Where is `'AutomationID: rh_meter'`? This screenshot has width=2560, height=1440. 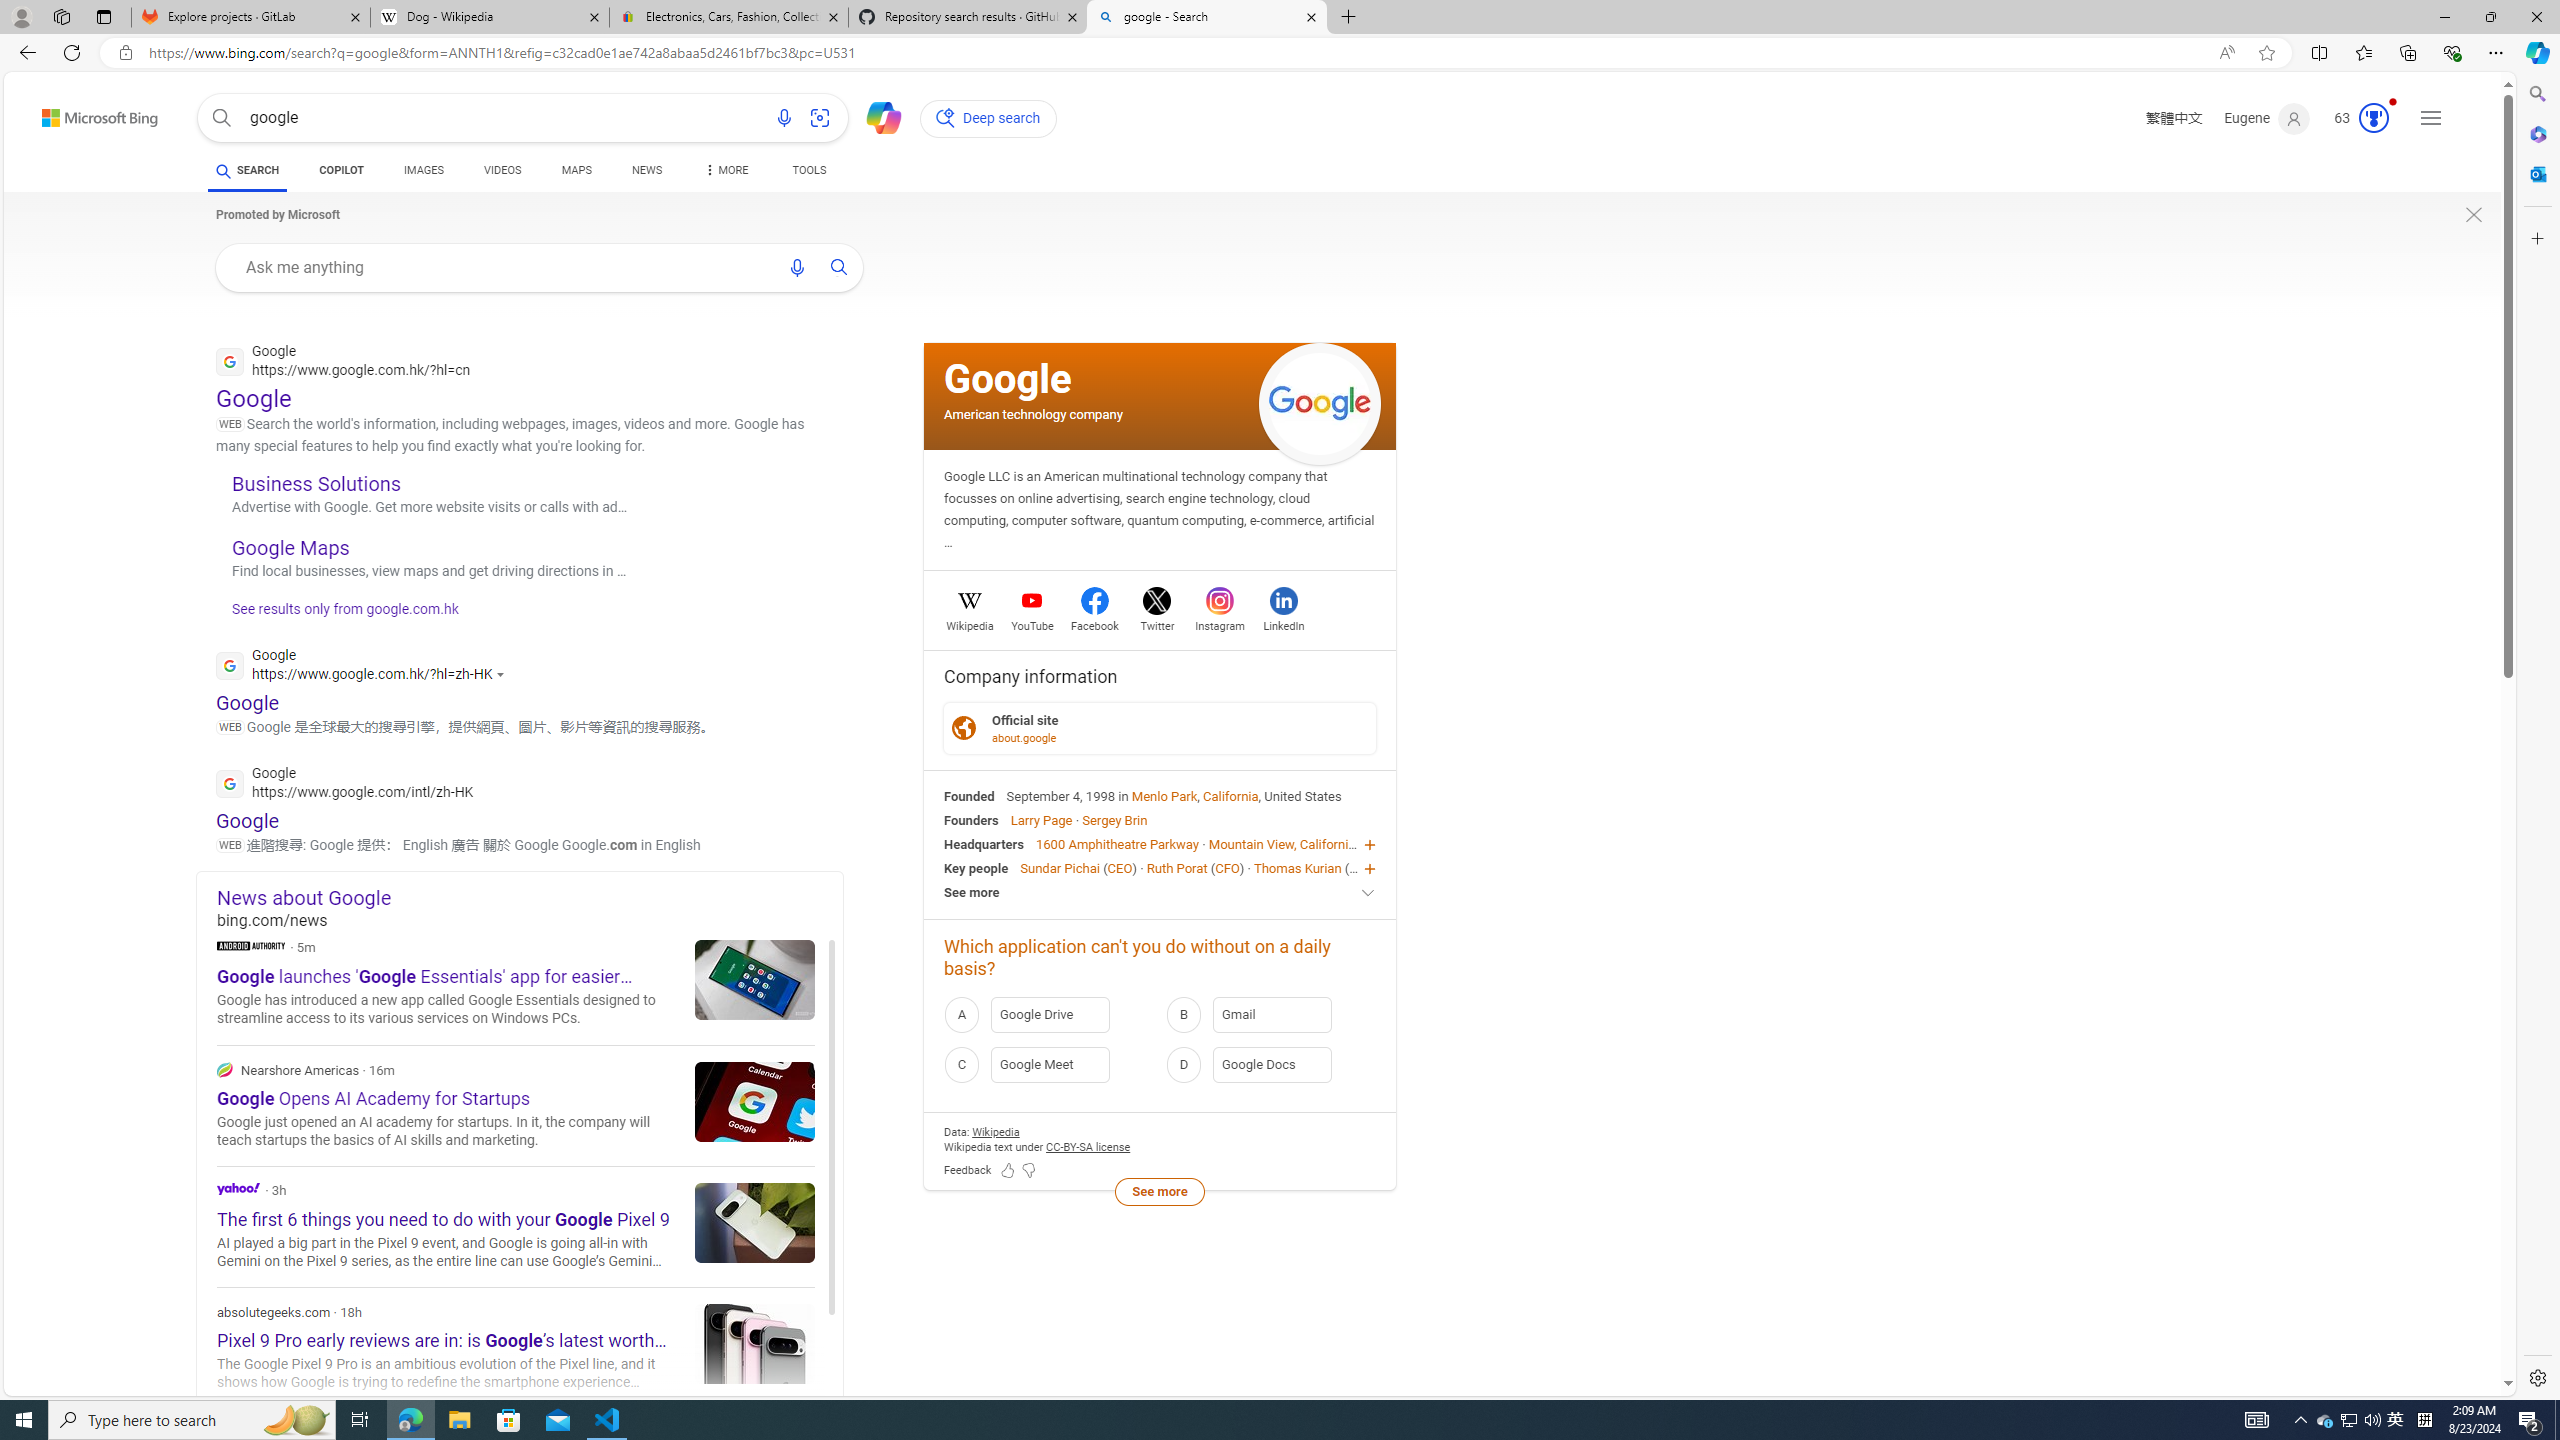 'AutomationID: rh_meter' is located at coordinates (2373, 118).